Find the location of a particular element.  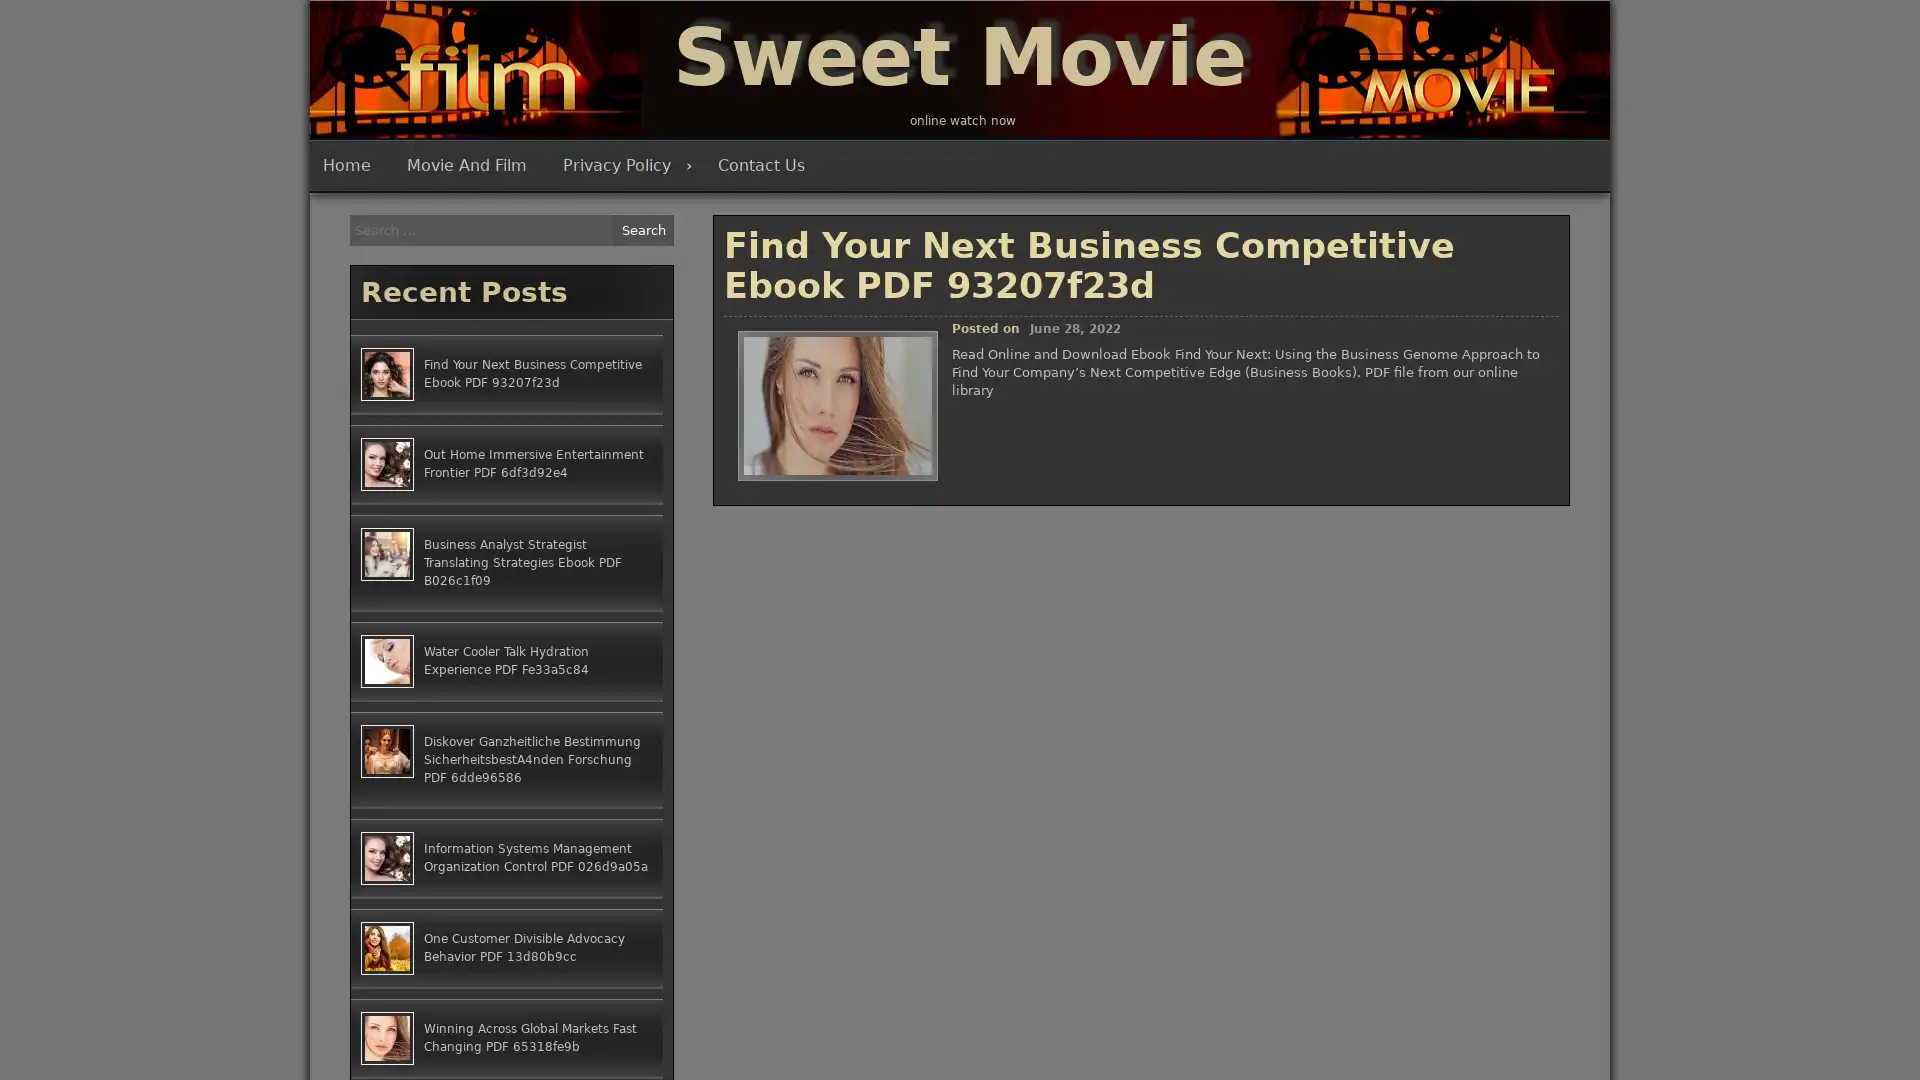

Search is located at coordinates (643, 229).